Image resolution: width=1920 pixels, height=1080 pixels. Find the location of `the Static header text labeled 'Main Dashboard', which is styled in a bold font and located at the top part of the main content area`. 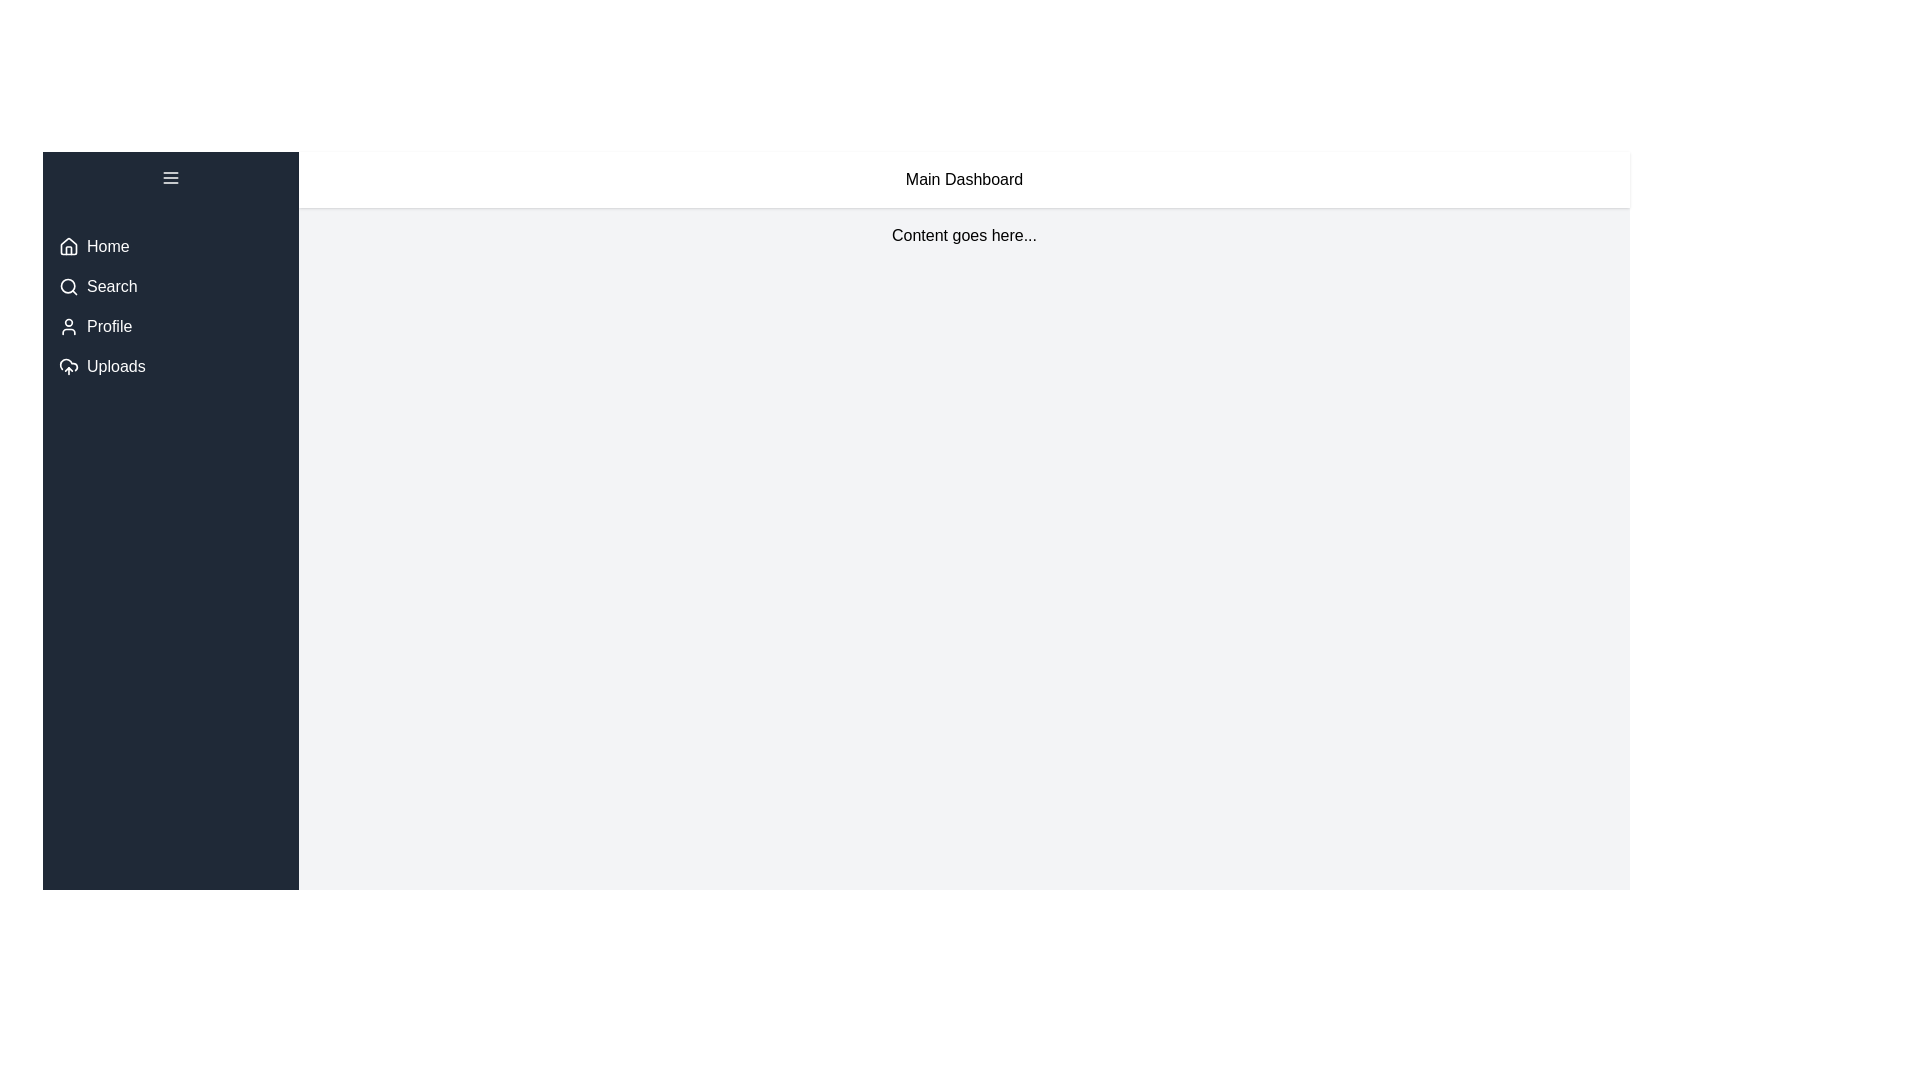

the Static header text labeled 'Main Dashboard', which is styled in a bold font and located at the top part of the main content area is located at coordinates (964, 180).